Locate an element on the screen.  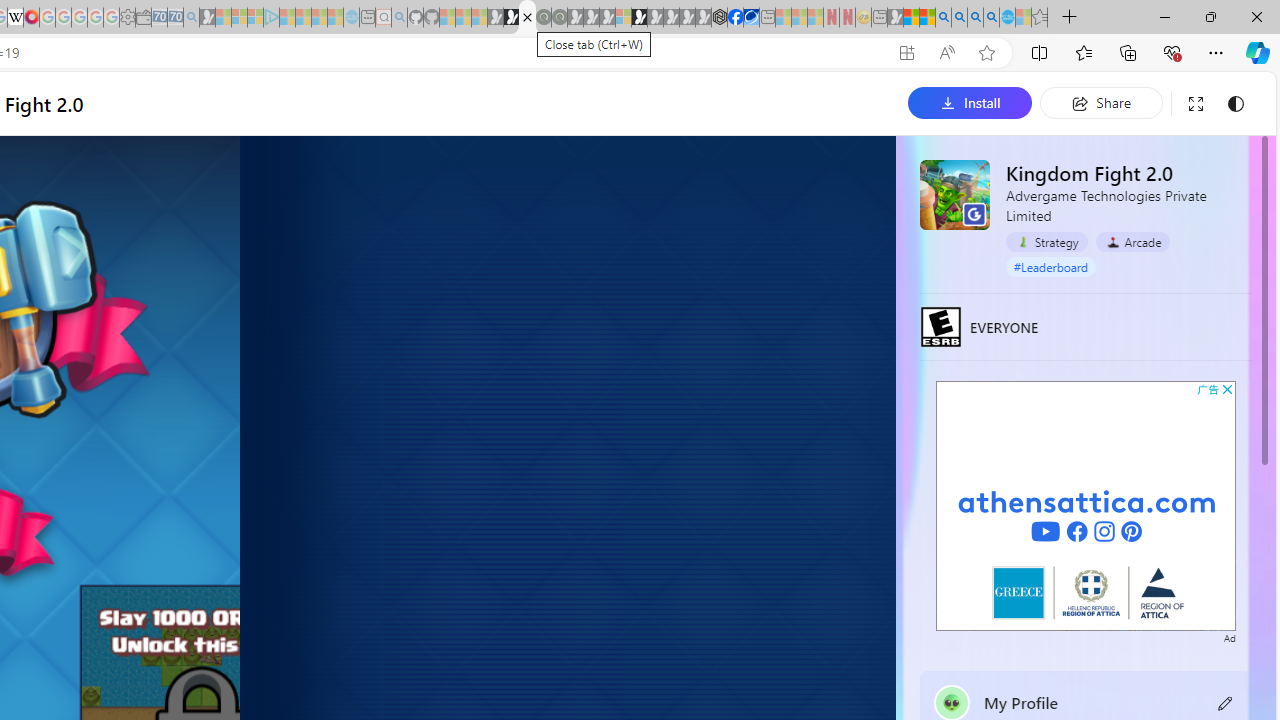
'""' is located at coordinates (951, 701).